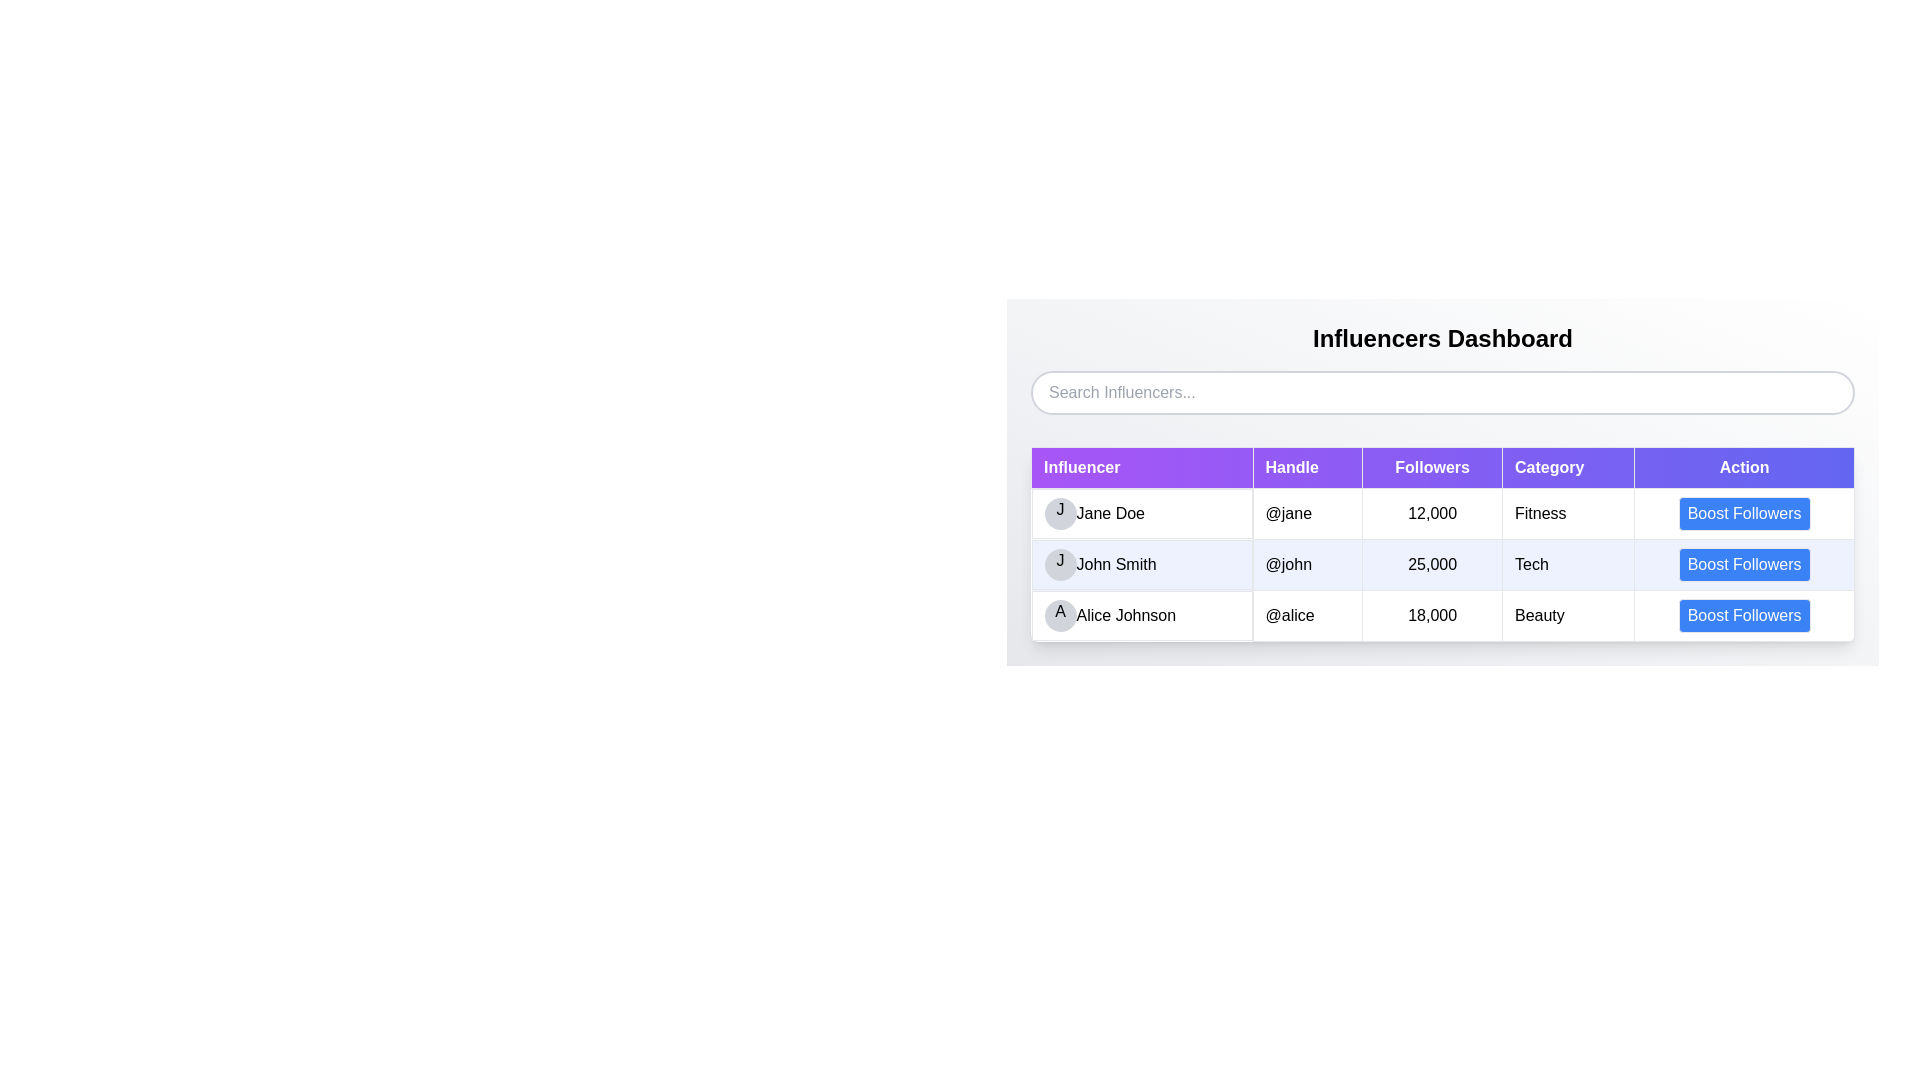 Image resolution: width=1920 pixels, height=1080 pixels. Describe the element at coordinates (1743, 615) in the screenshot. I see `the button to boost followers for 'Alice Johnson' in the 'Influencers Dashboard' table, located in the 'Action' column` at that location.